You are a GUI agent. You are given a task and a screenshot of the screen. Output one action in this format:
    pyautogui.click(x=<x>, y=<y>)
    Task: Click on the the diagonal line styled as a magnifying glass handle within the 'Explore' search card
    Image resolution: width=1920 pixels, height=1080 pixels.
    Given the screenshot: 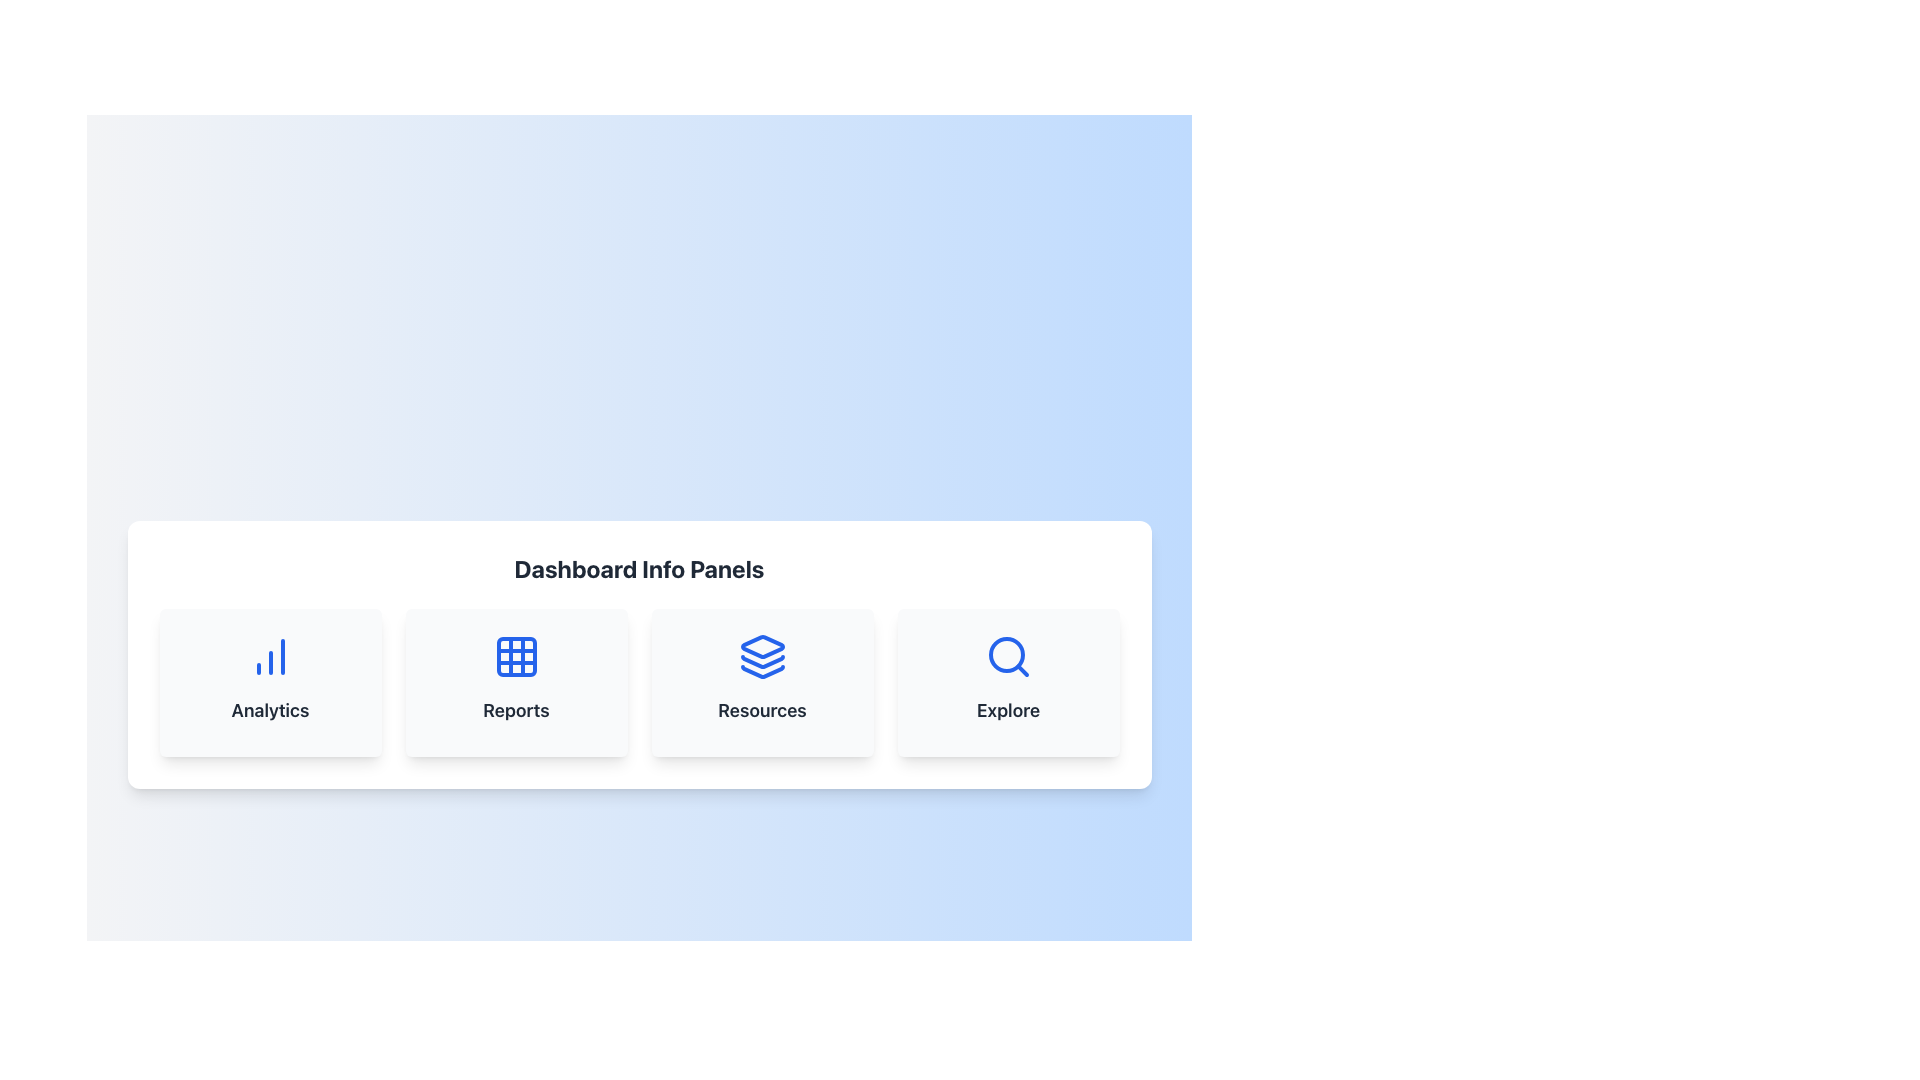 What is the action you would take?
    pyautogui.click(x=1022, y=670)
    